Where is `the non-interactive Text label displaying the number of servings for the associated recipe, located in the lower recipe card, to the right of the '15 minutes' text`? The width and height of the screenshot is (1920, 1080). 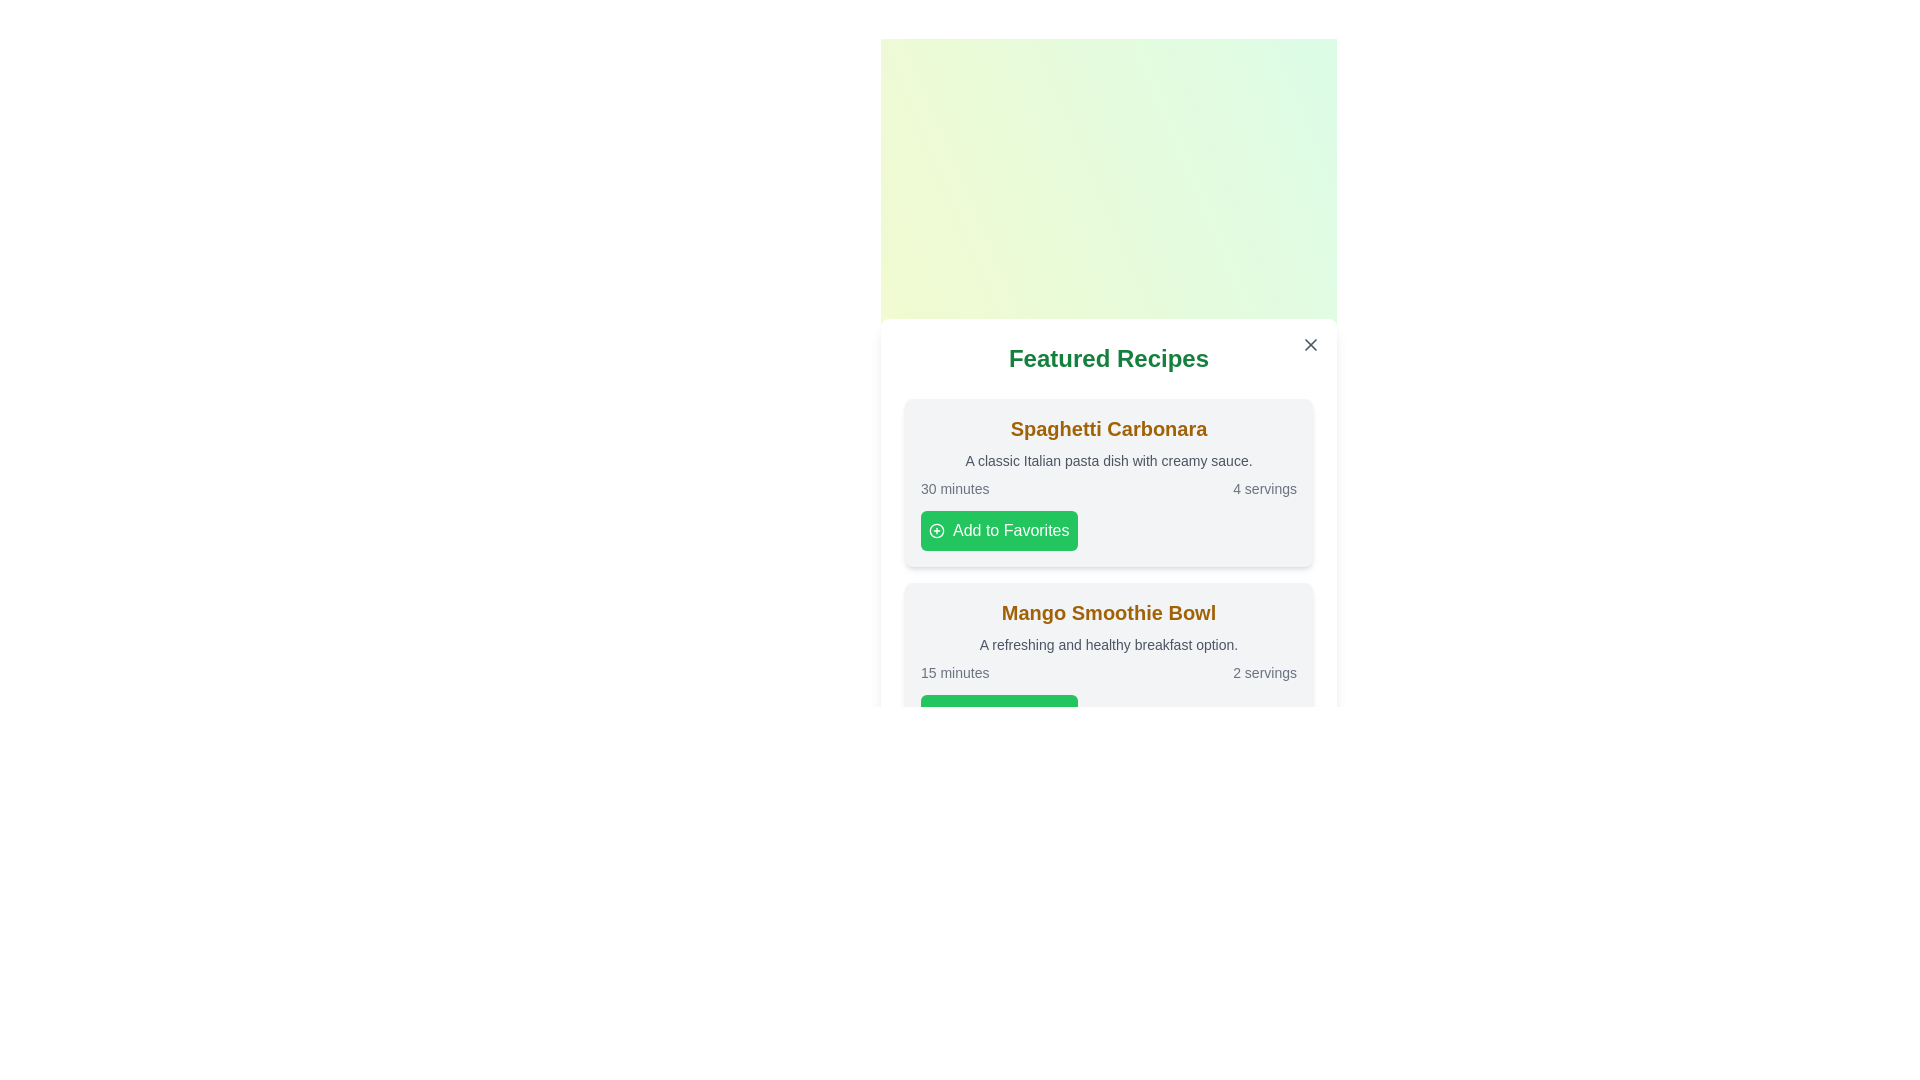
the non-interactive Text label displaying the number of servings for the associated recipe, located in the lower recipe card, to the right of the '15 minutes' text is located at coordinates (1264, 672).